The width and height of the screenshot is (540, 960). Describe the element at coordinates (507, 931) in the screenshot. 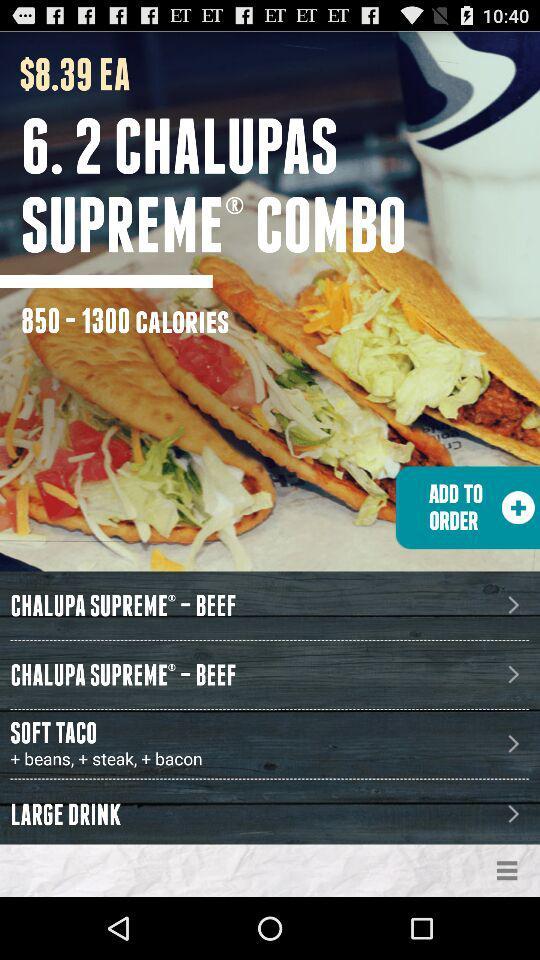

I see `the menu icon` at that location.